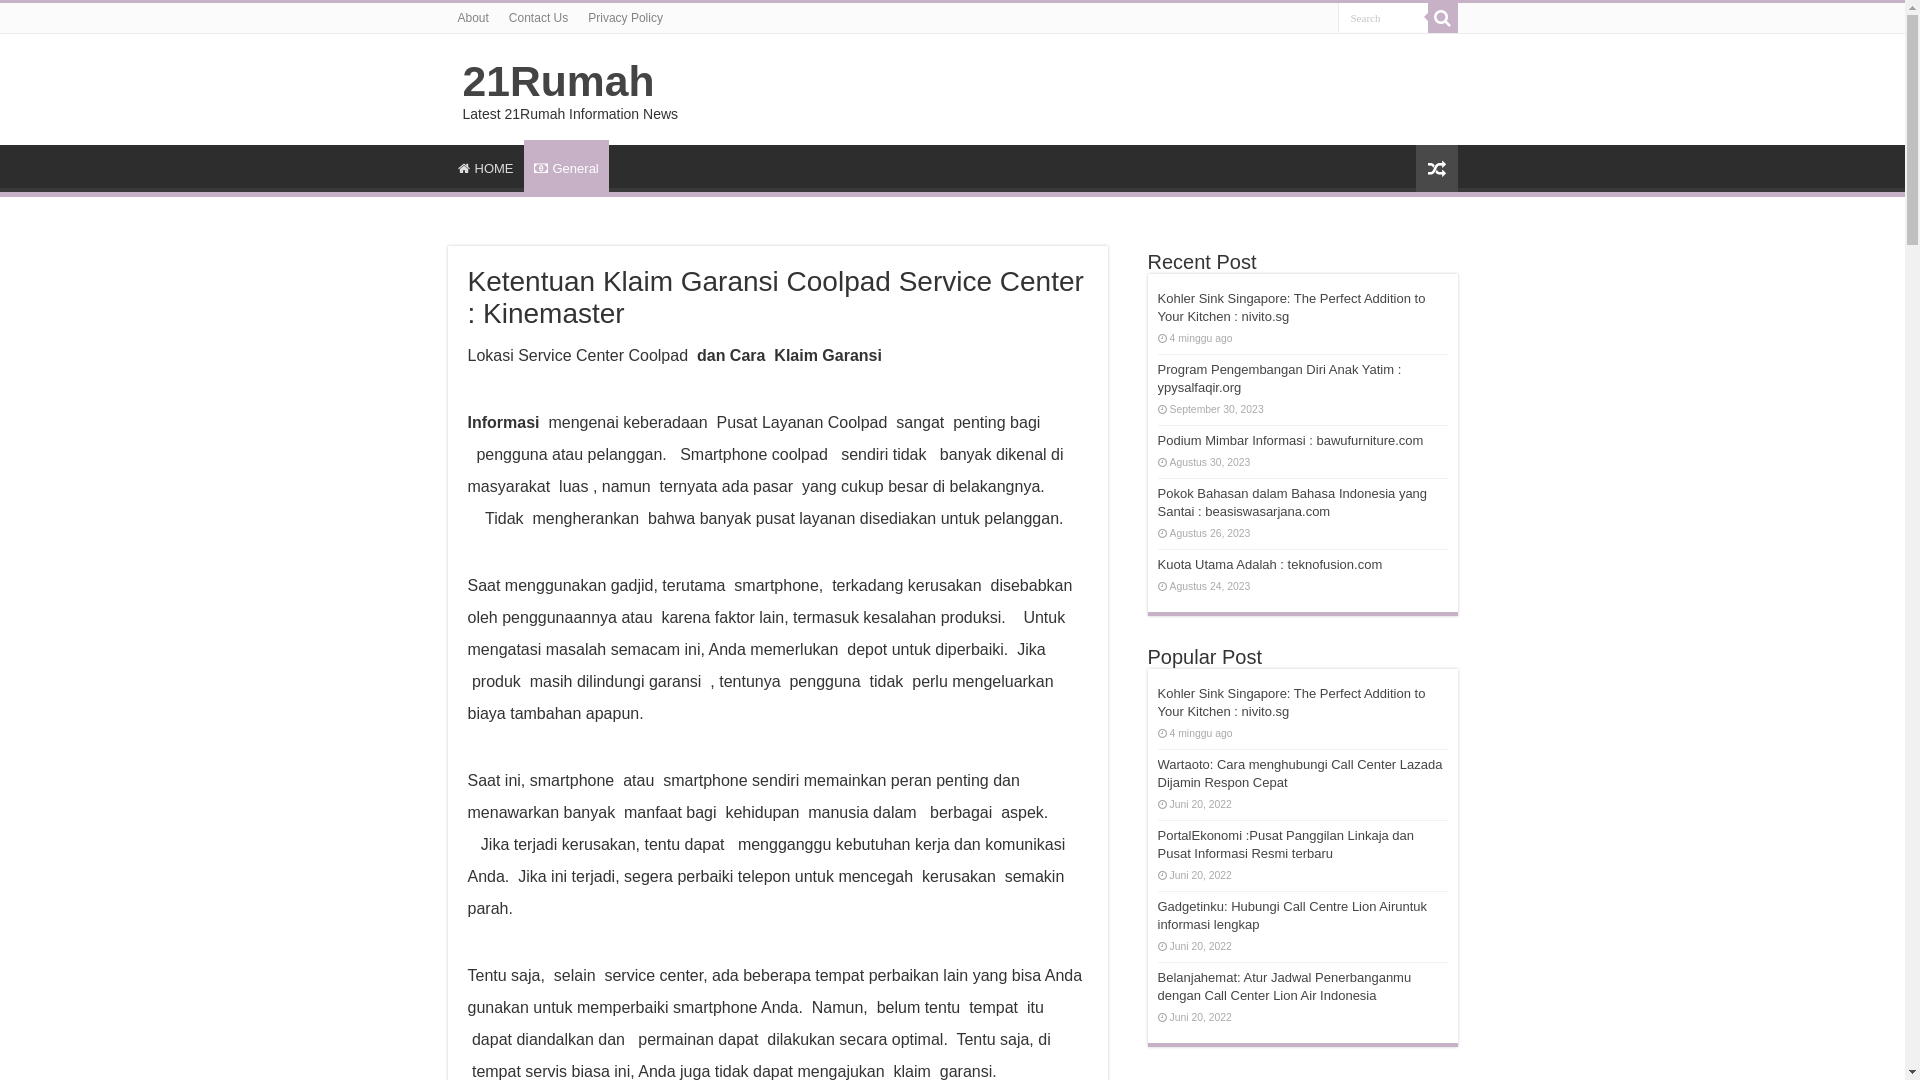  I want to click on 'Search', so click(1427, 18).